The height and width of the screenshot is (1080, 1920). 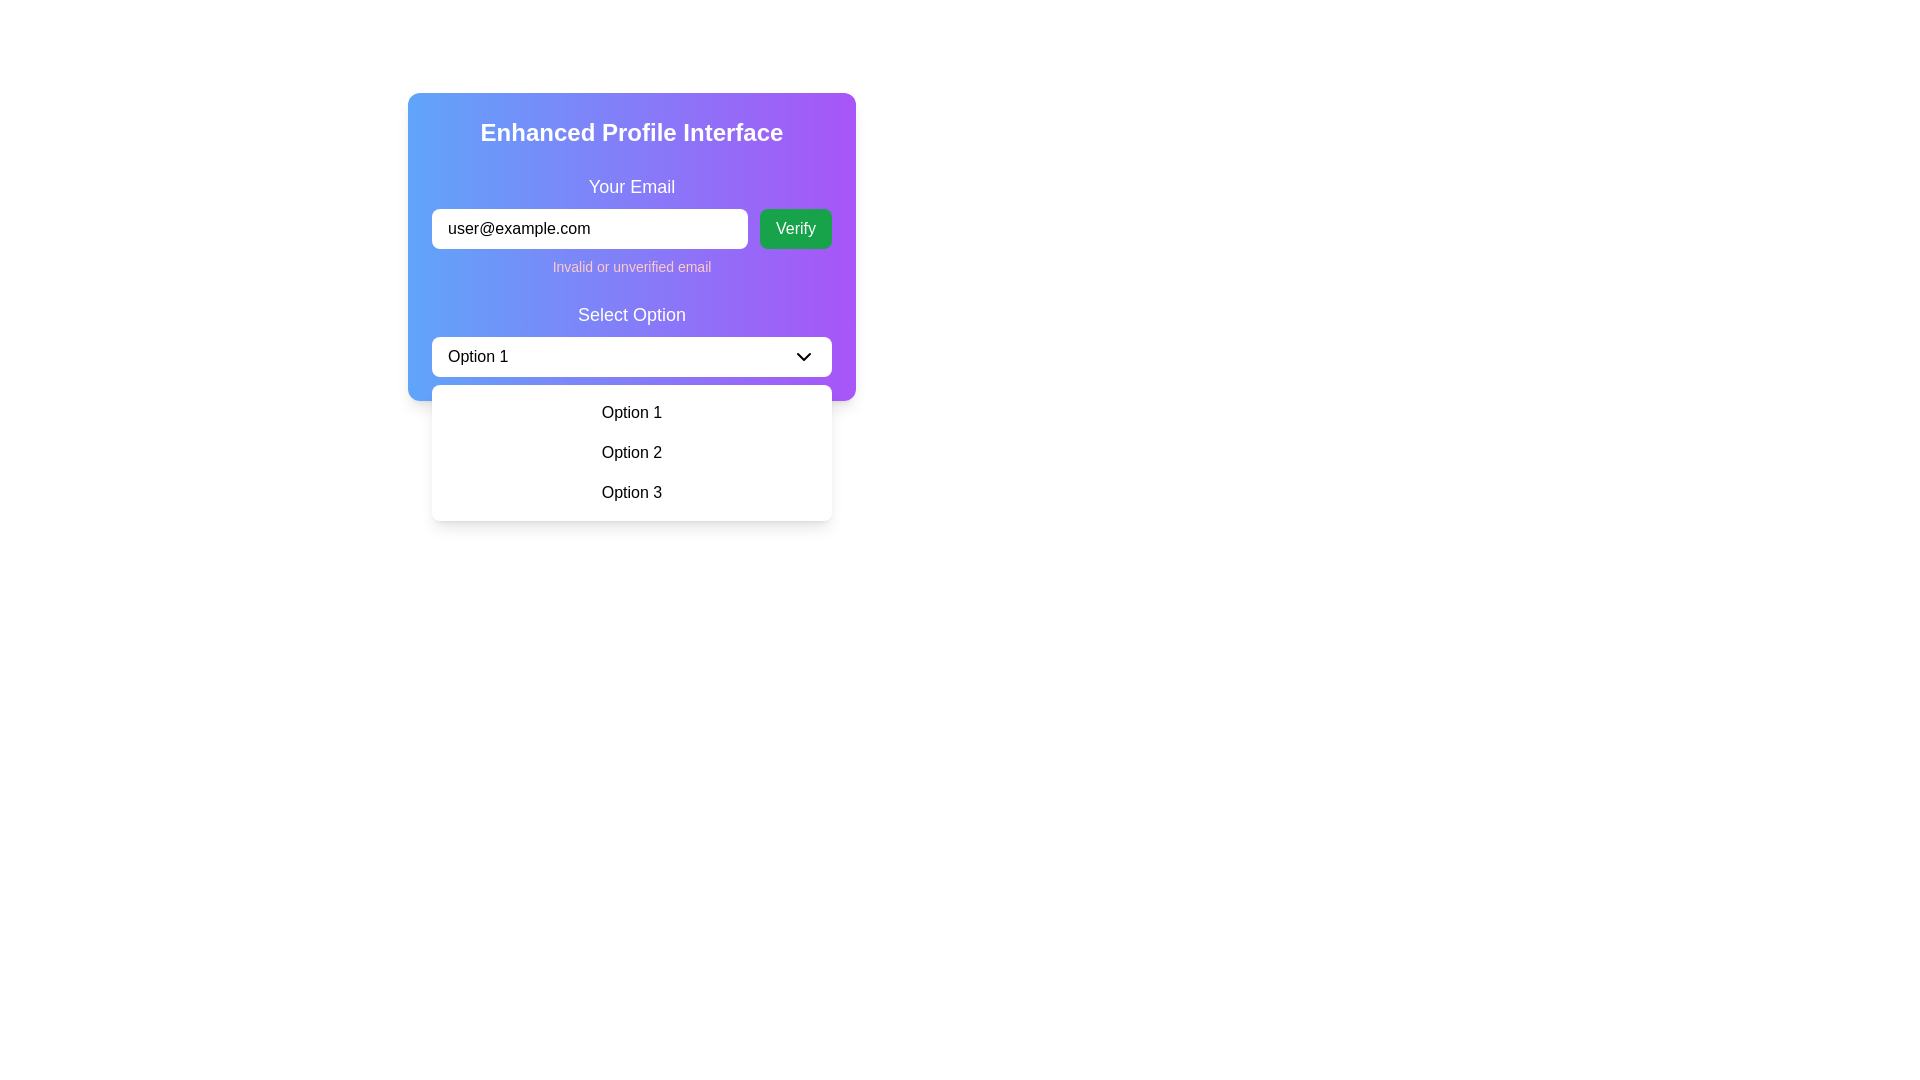 What do you see at coordinates (631, 265) in the screenshot?
I see `the error or status feedback text label positioned below the email input field and verify button, which indicates the entered email status` at bounding box center [631, 265].